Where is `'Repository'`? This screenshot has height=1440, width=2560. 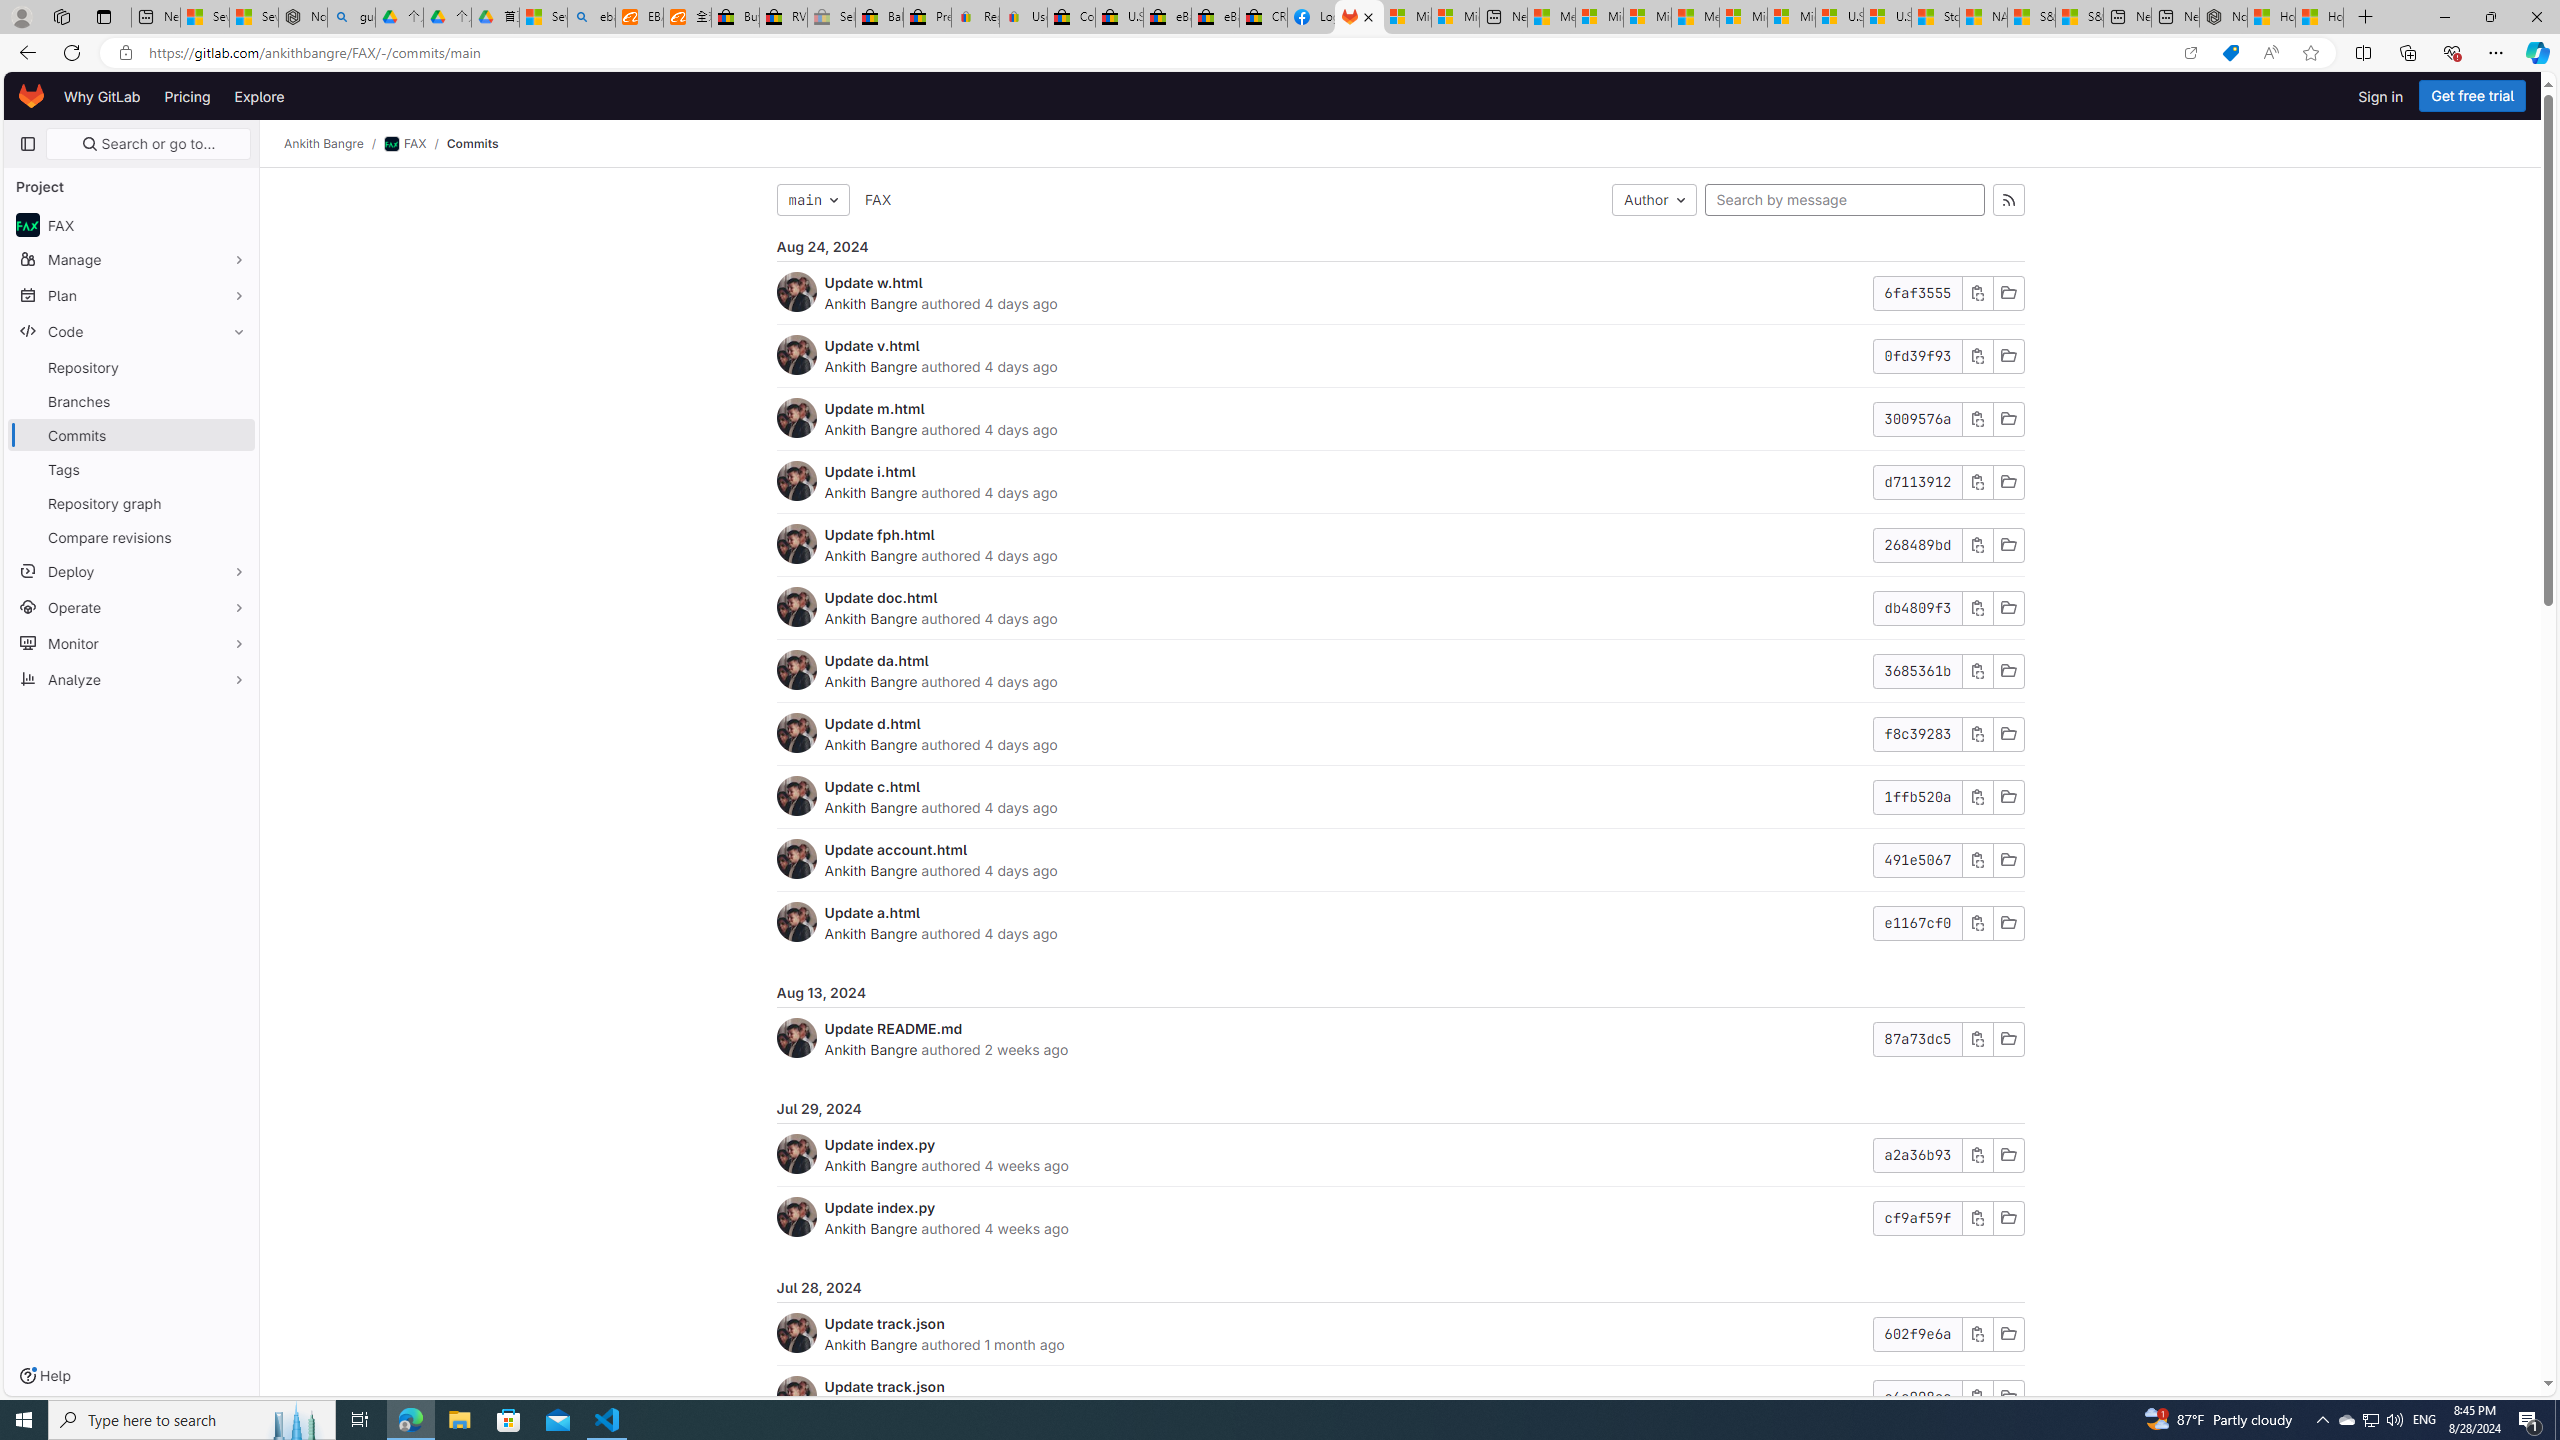
'Repository' is located at coordinates (130, 367).